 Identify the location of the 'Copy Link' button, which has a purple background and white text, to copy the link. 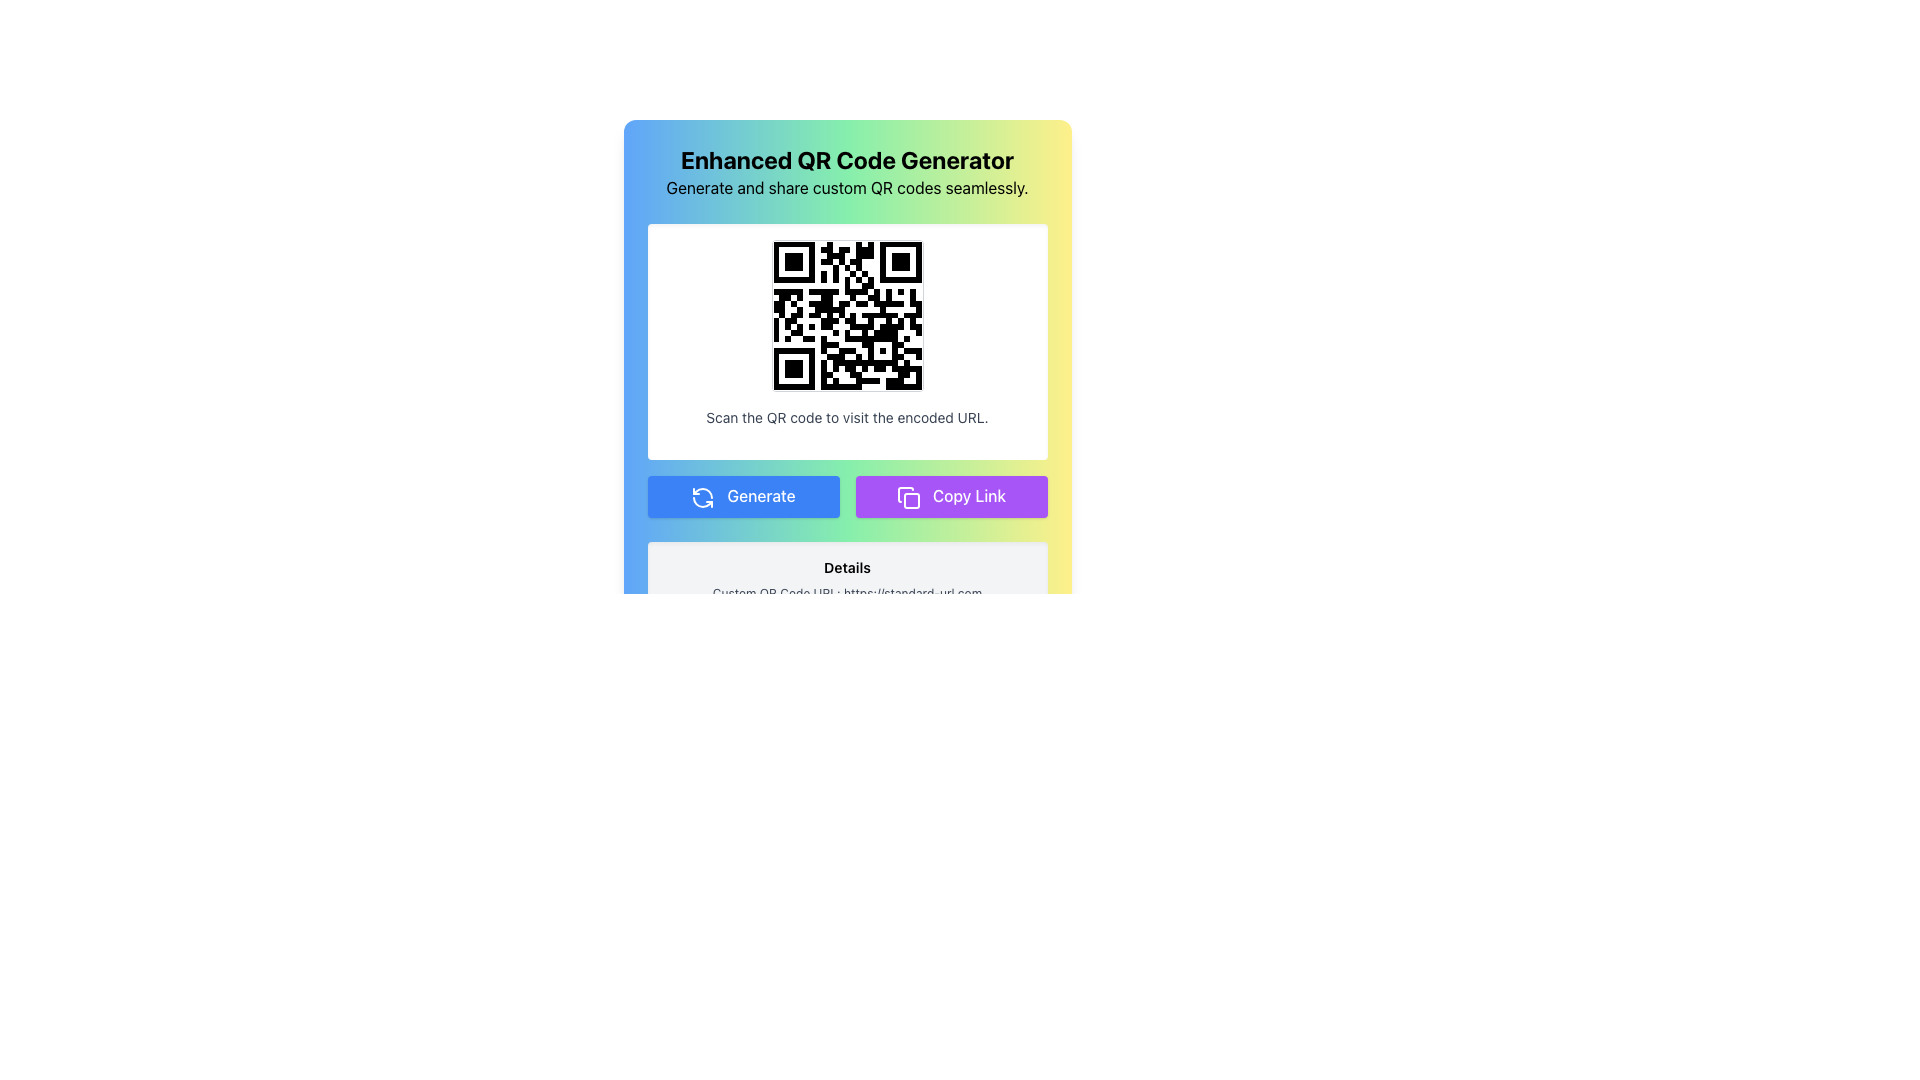
(950, 495).